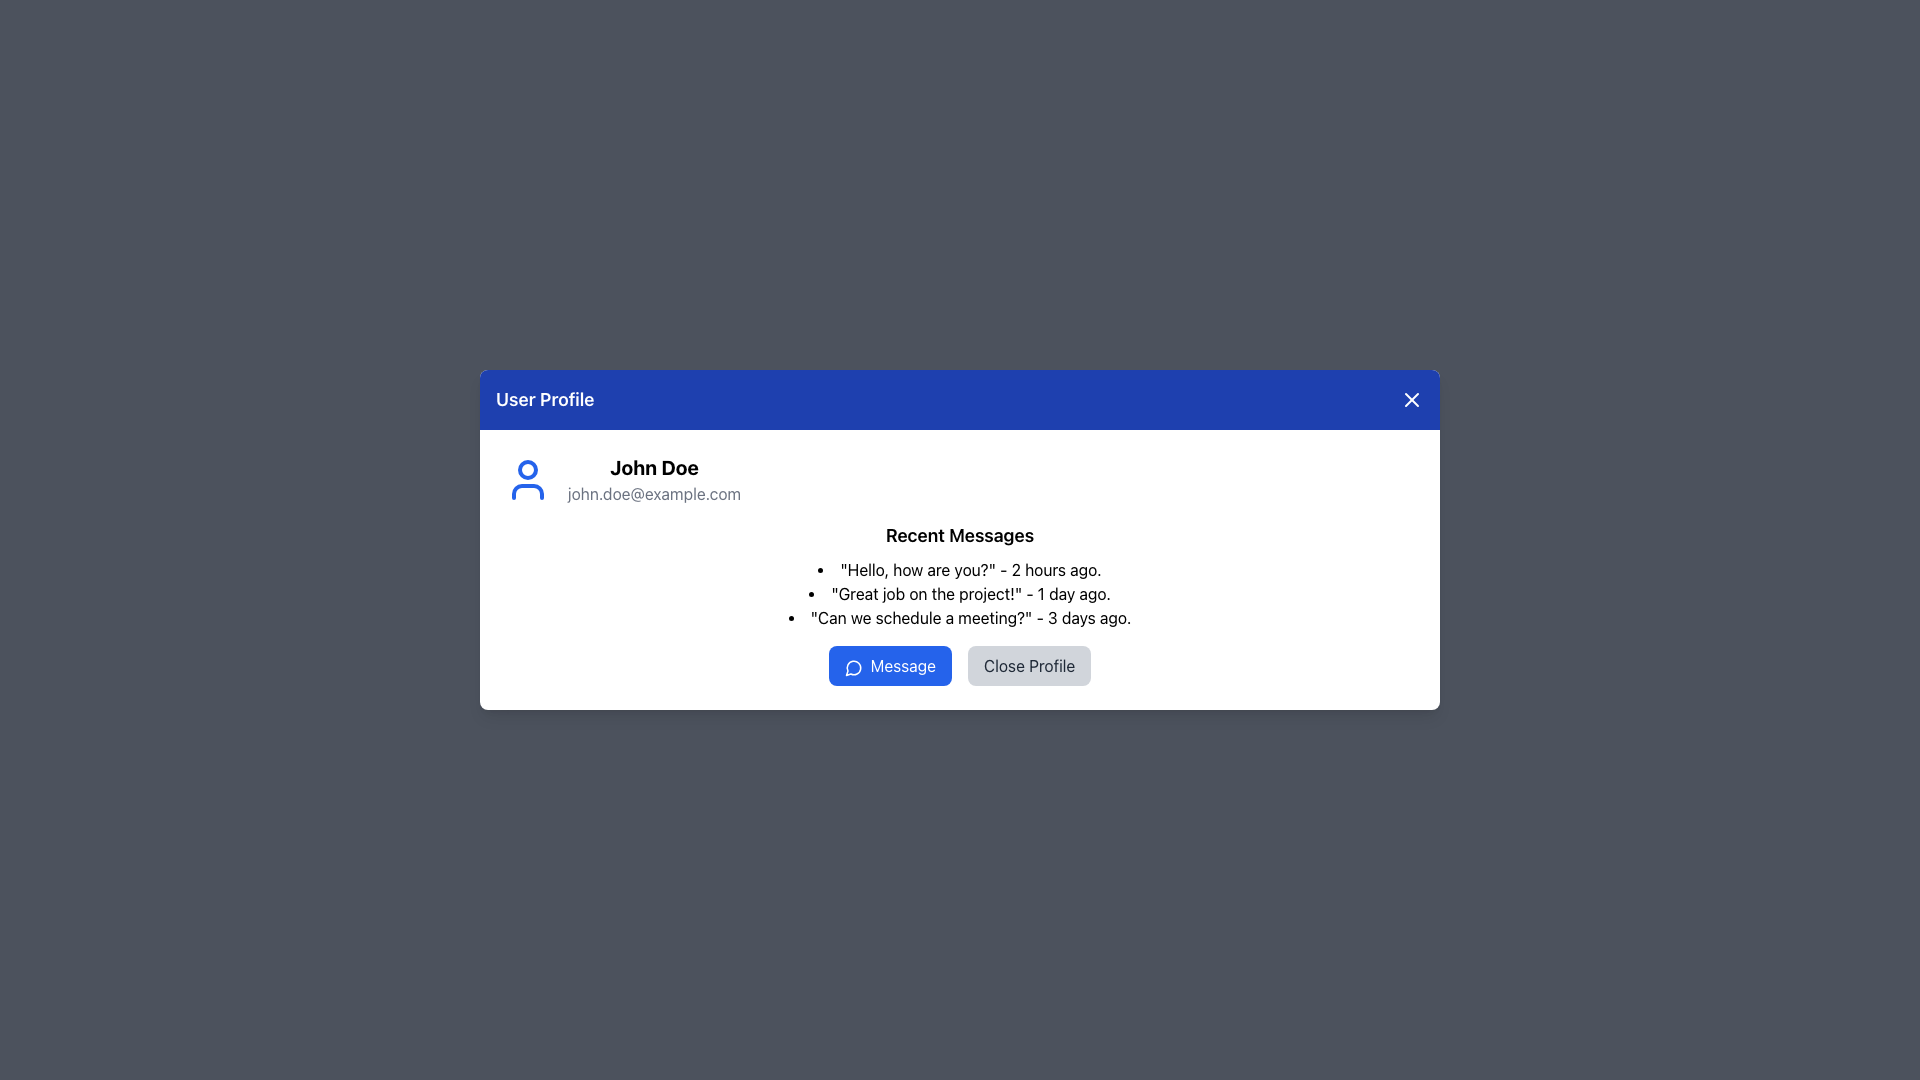 The image size is (1920, 1080). I want to click on the bold, black text 'John Doe' in the top-left section of the user profile card, so click(654, 467).